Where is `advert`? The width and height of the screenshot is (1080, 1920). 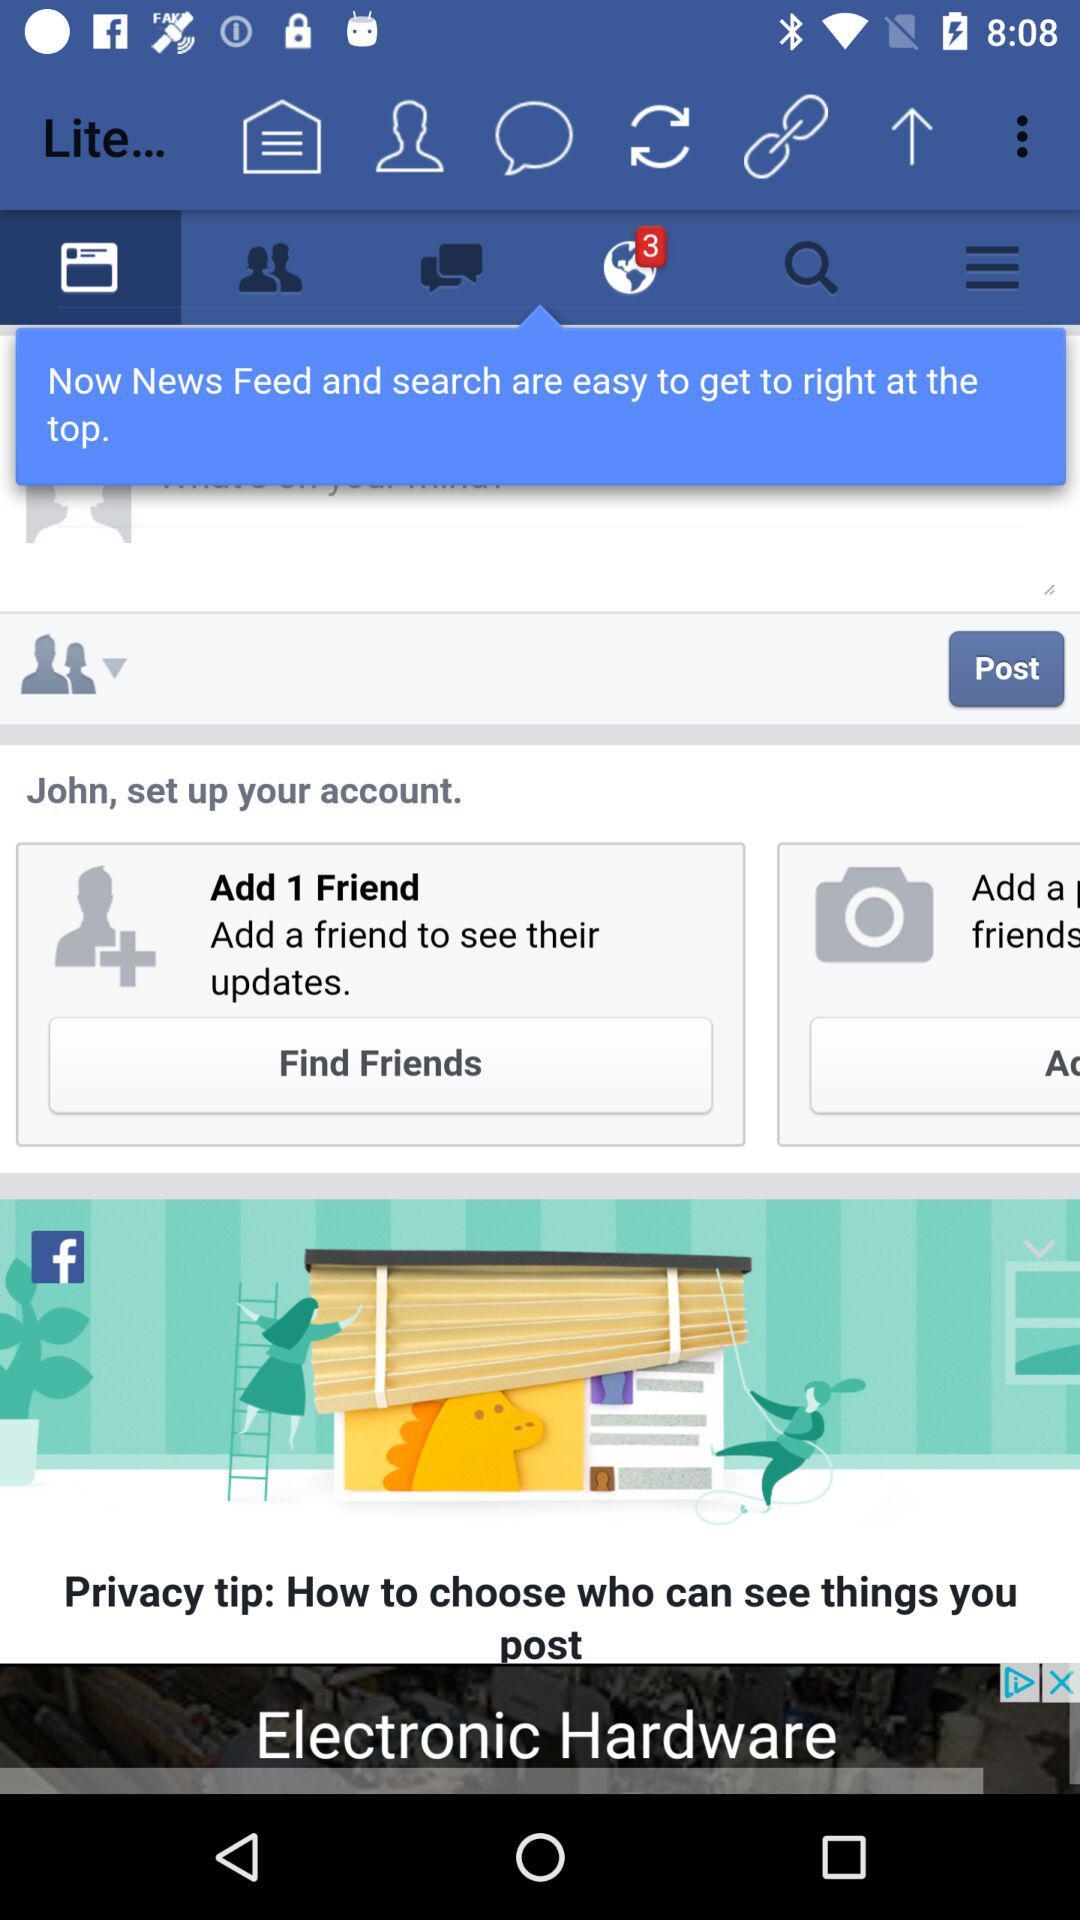
advert is located at coordinates (540, 1727).